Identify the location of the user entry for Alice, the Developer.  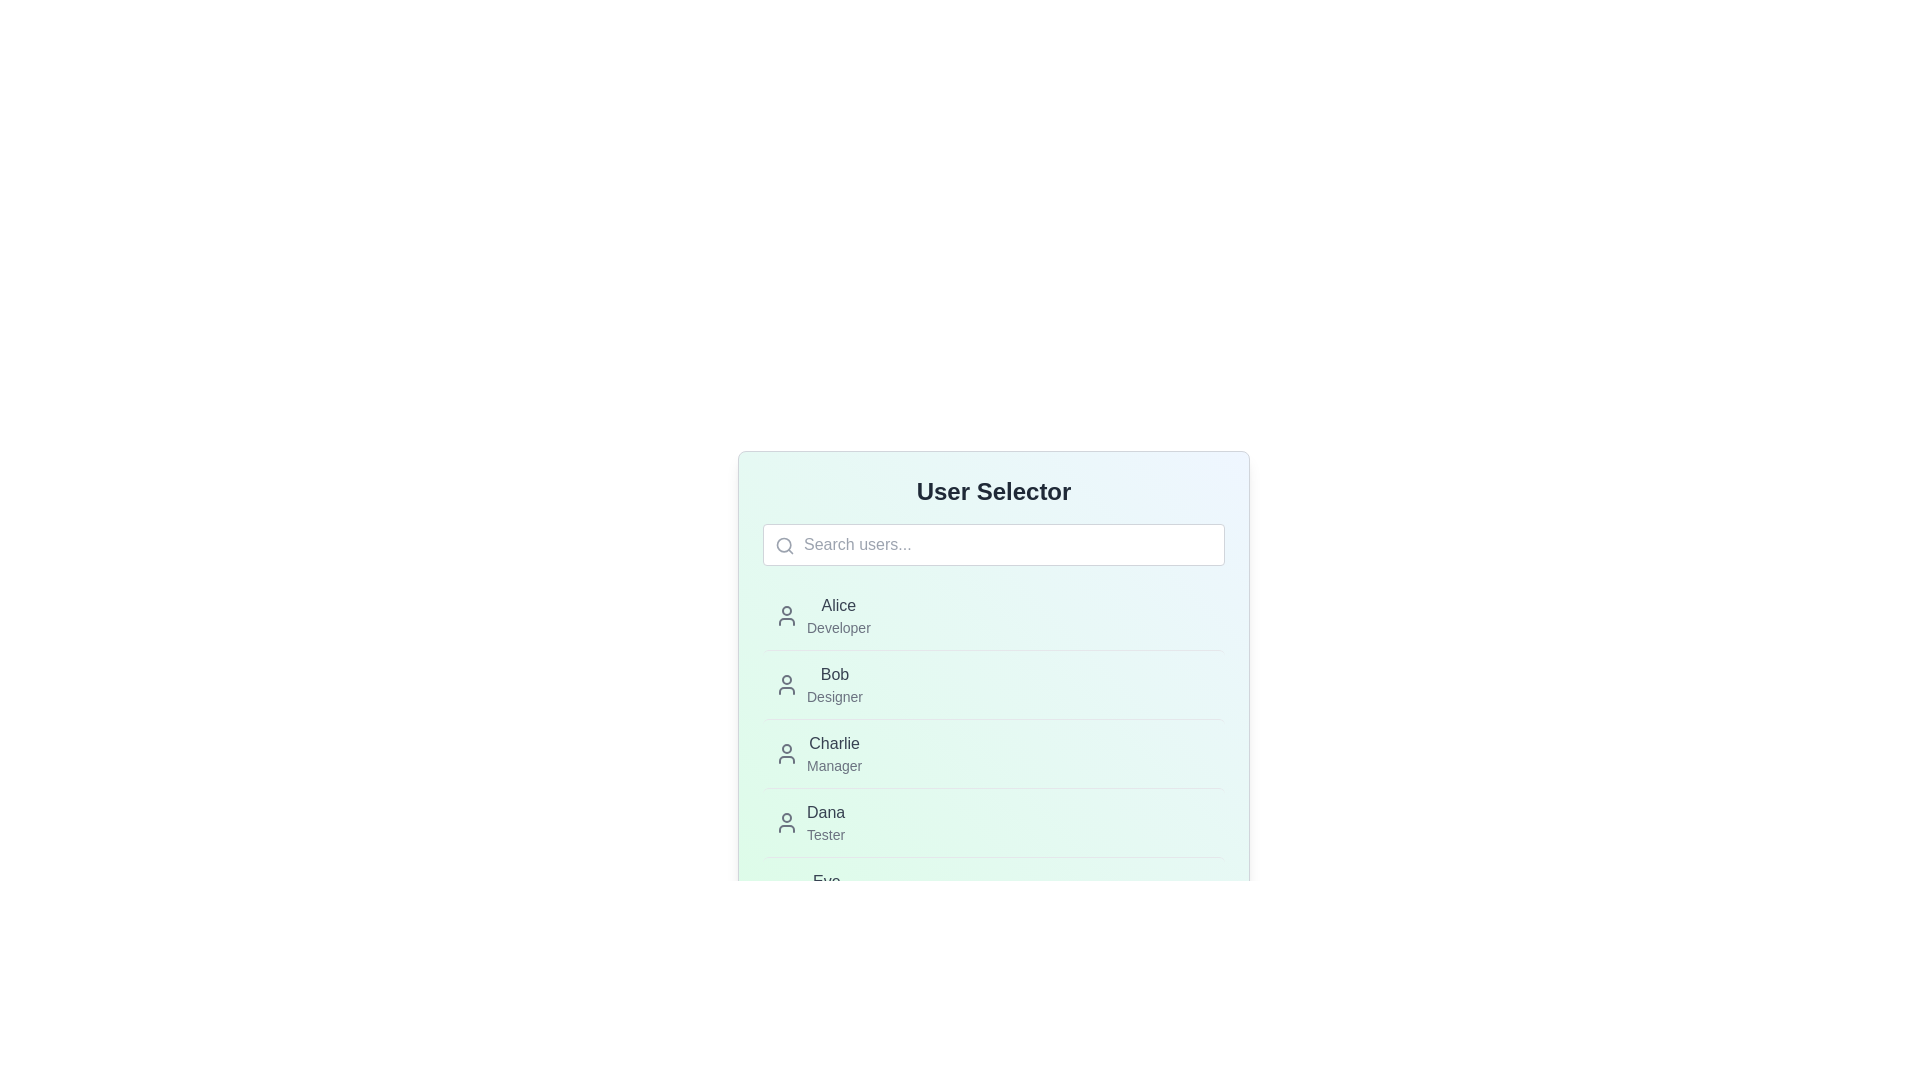
(822, 615).